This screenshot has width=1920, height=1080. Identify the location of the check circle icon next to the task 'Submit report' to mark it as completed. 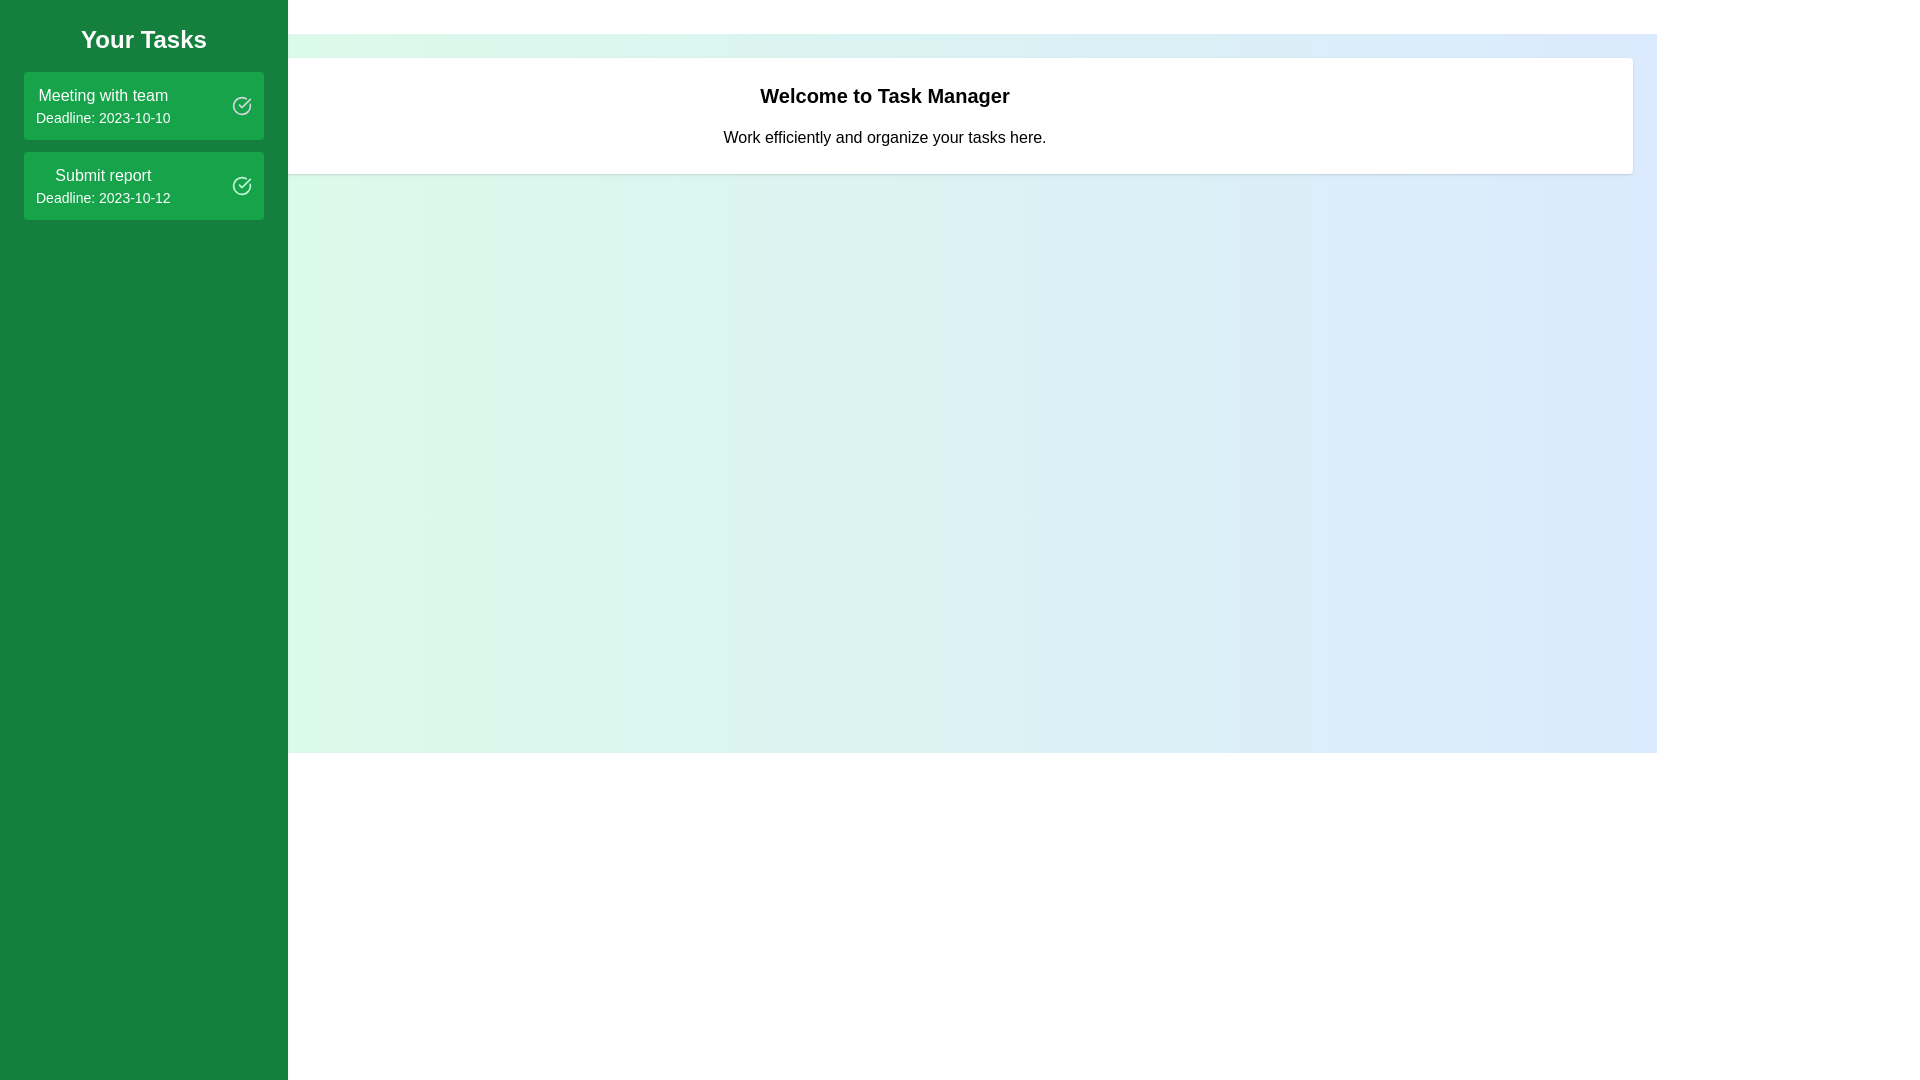
(240, 185).